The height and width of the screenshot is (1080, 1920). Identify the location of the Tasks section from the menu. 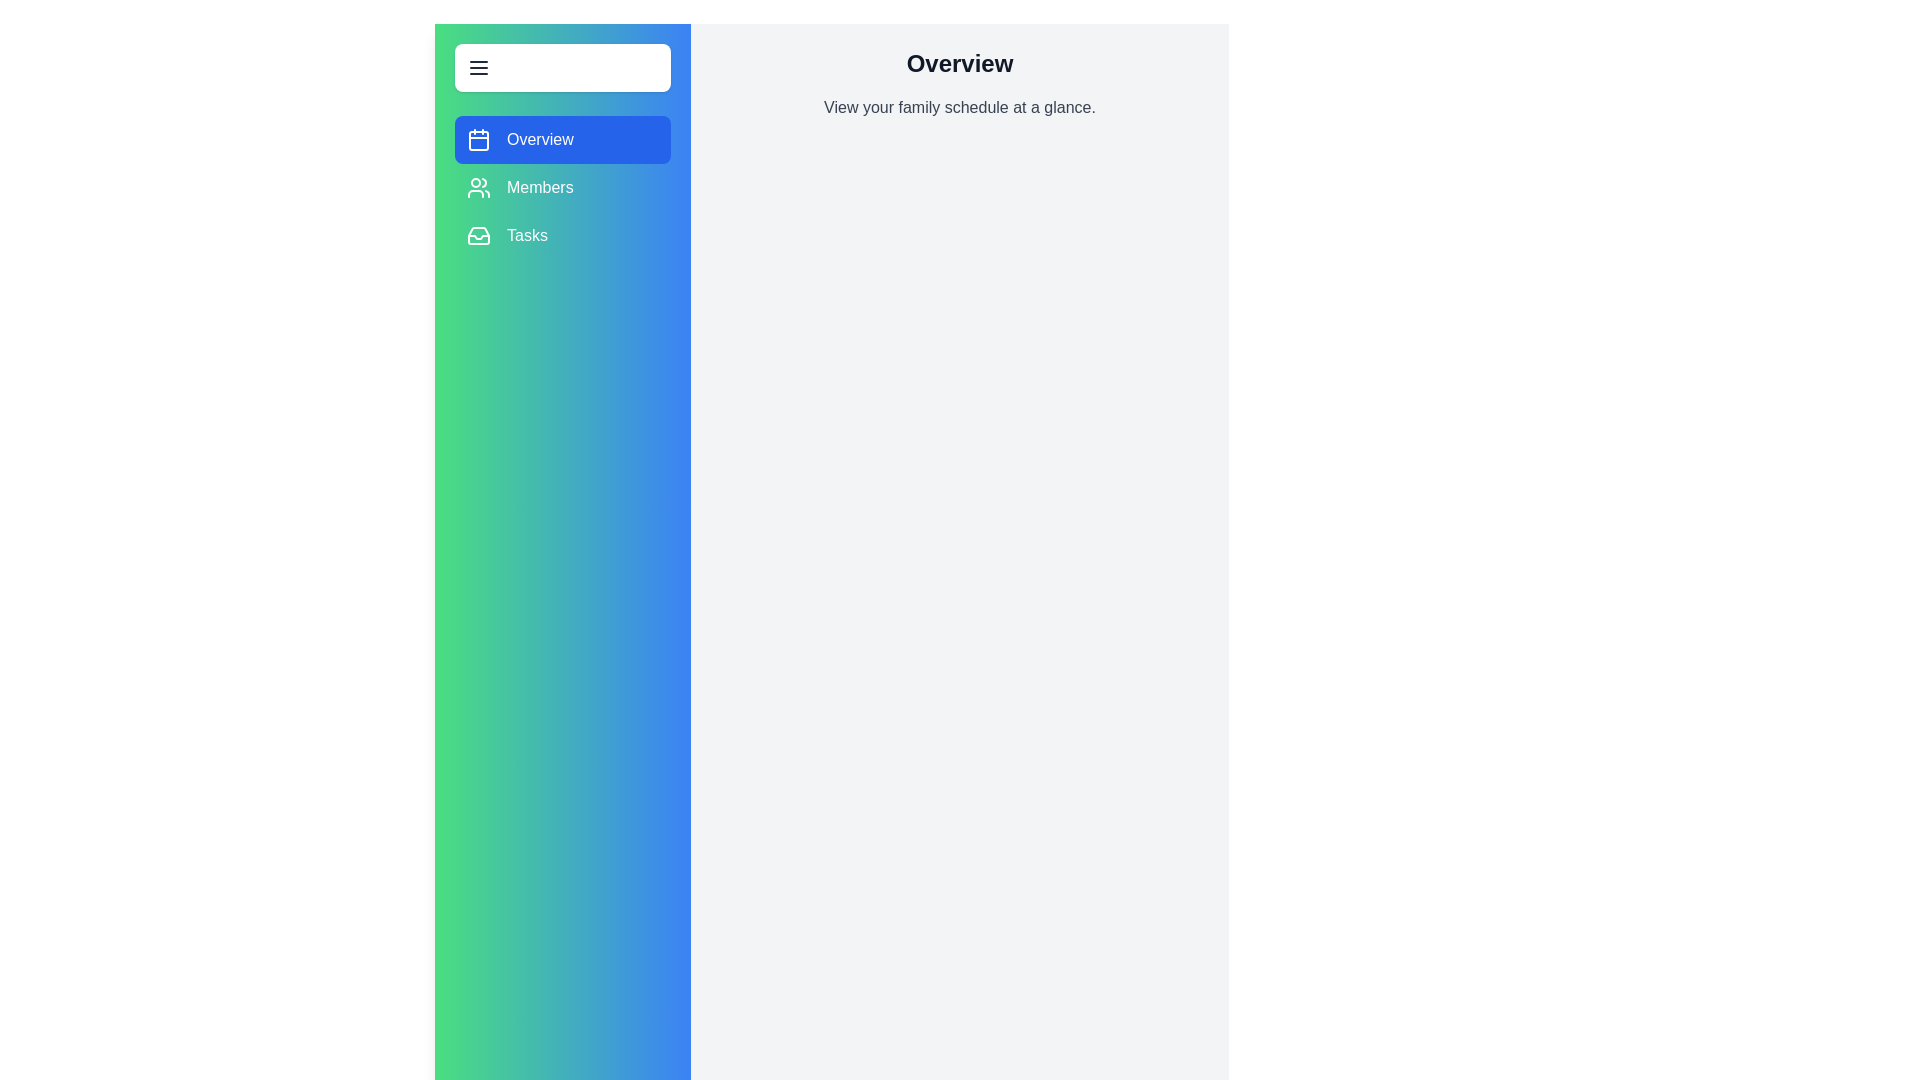
(561, 234).